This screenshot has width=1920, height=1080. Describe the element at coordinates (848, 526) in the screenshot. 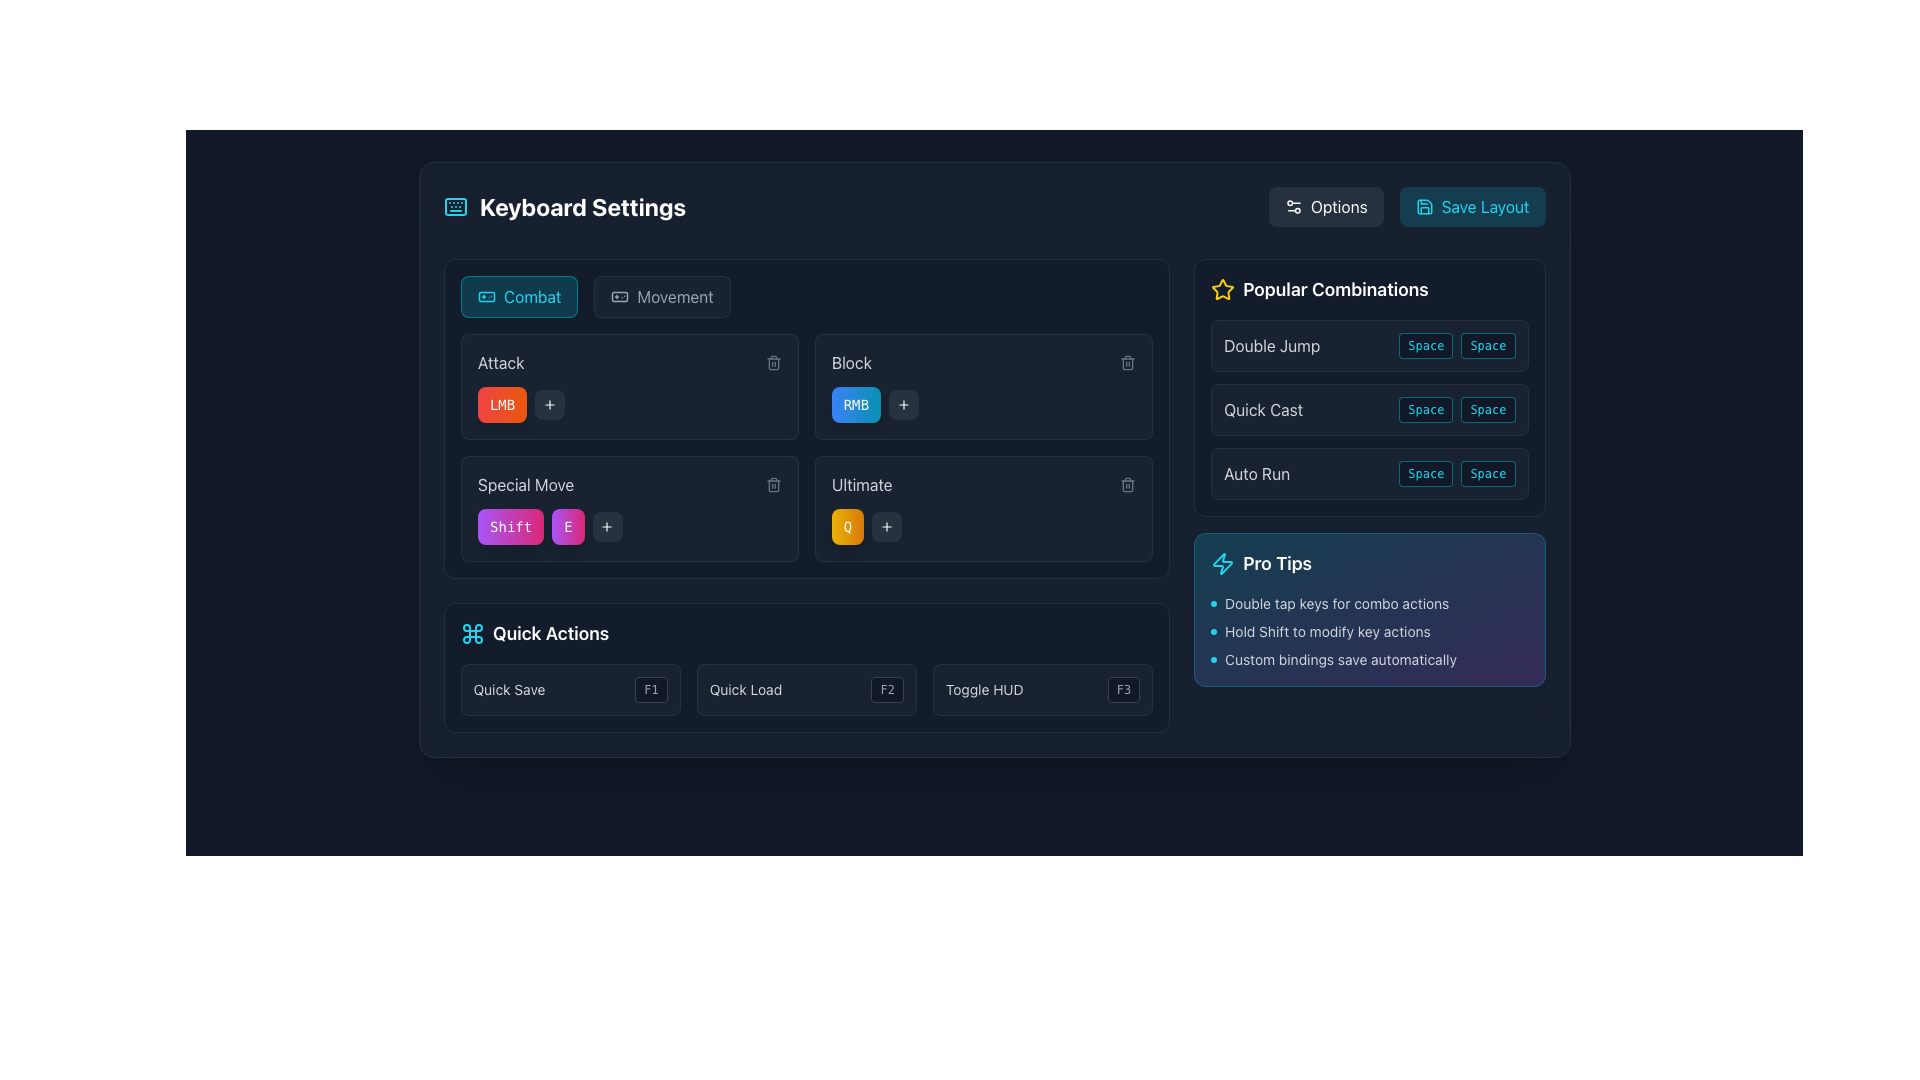

I see `the button with a yellow to amber gradient background displaying the character 'Q' in the 'Ultimate' section of the 'Combat' tab` at that location.